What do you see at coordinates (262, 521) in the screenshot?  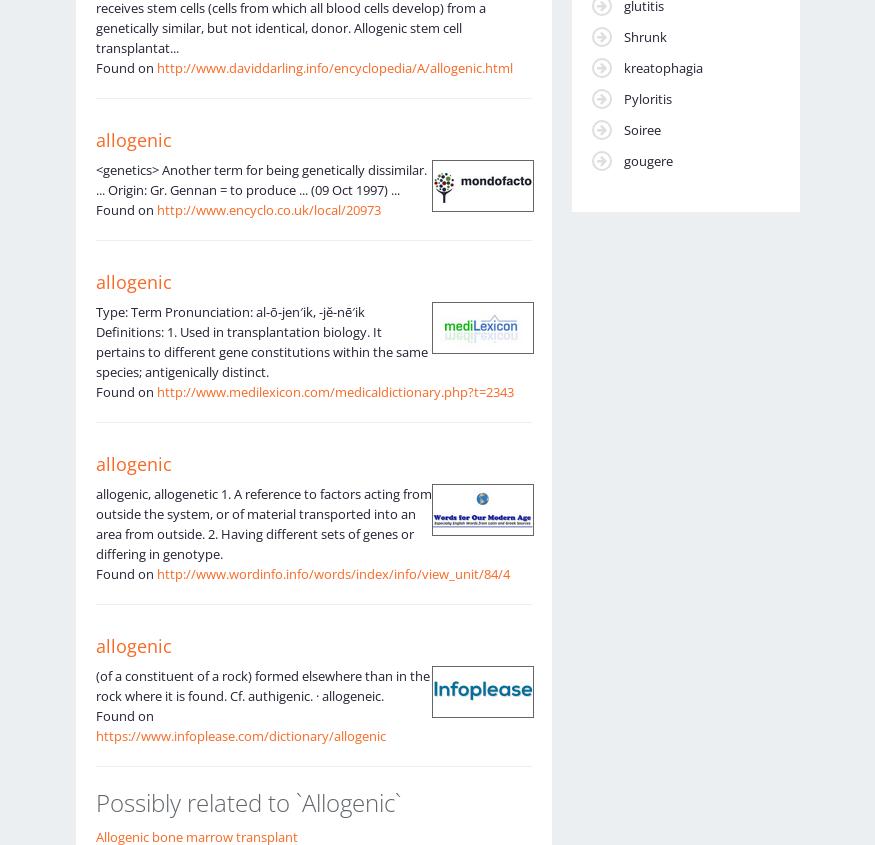 I see `'allogenic, allogenetic 1. A reference to factors acting from outside the system, or of material transported into an area from outside. 2. Having different sets of genes or differing in genotype.'` at bounding box center [262, 521].